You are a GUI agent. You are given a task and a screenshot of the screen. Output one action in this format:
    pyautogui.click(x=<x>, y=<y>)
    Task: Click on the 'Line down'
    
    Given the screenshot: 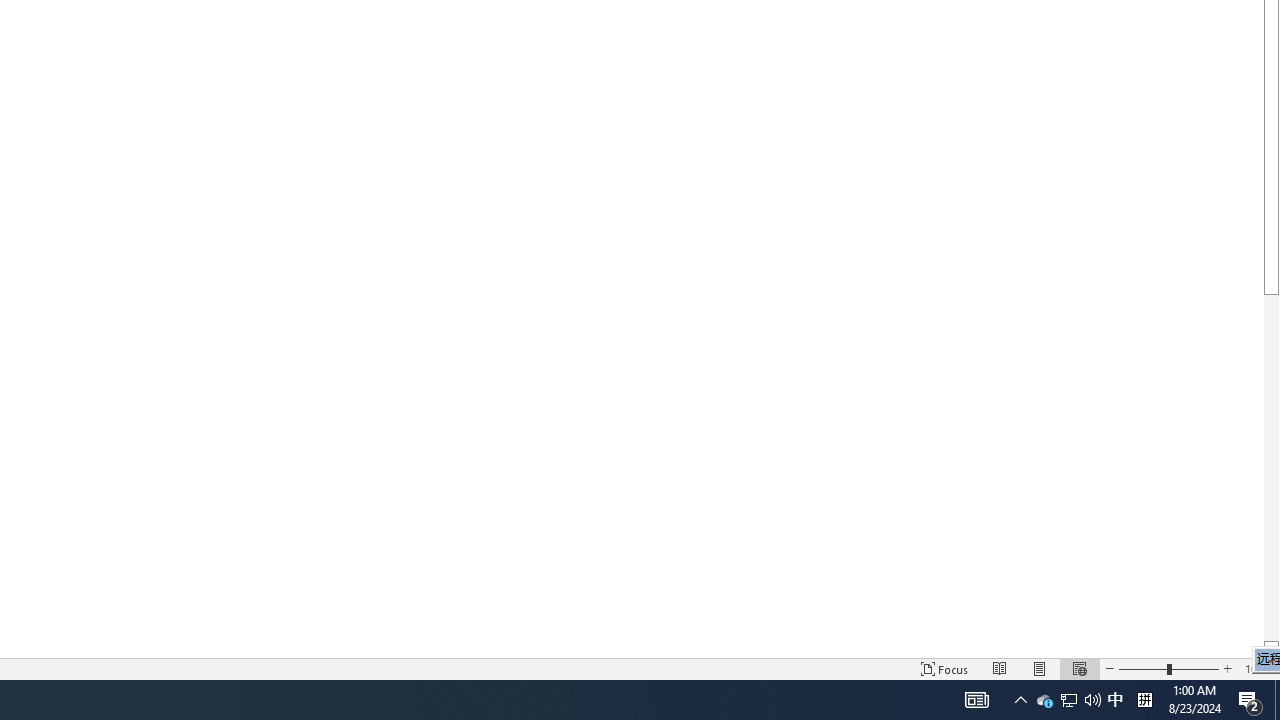 What is the action you would take?
    pyautogui.click(x=1270, y=649)
    